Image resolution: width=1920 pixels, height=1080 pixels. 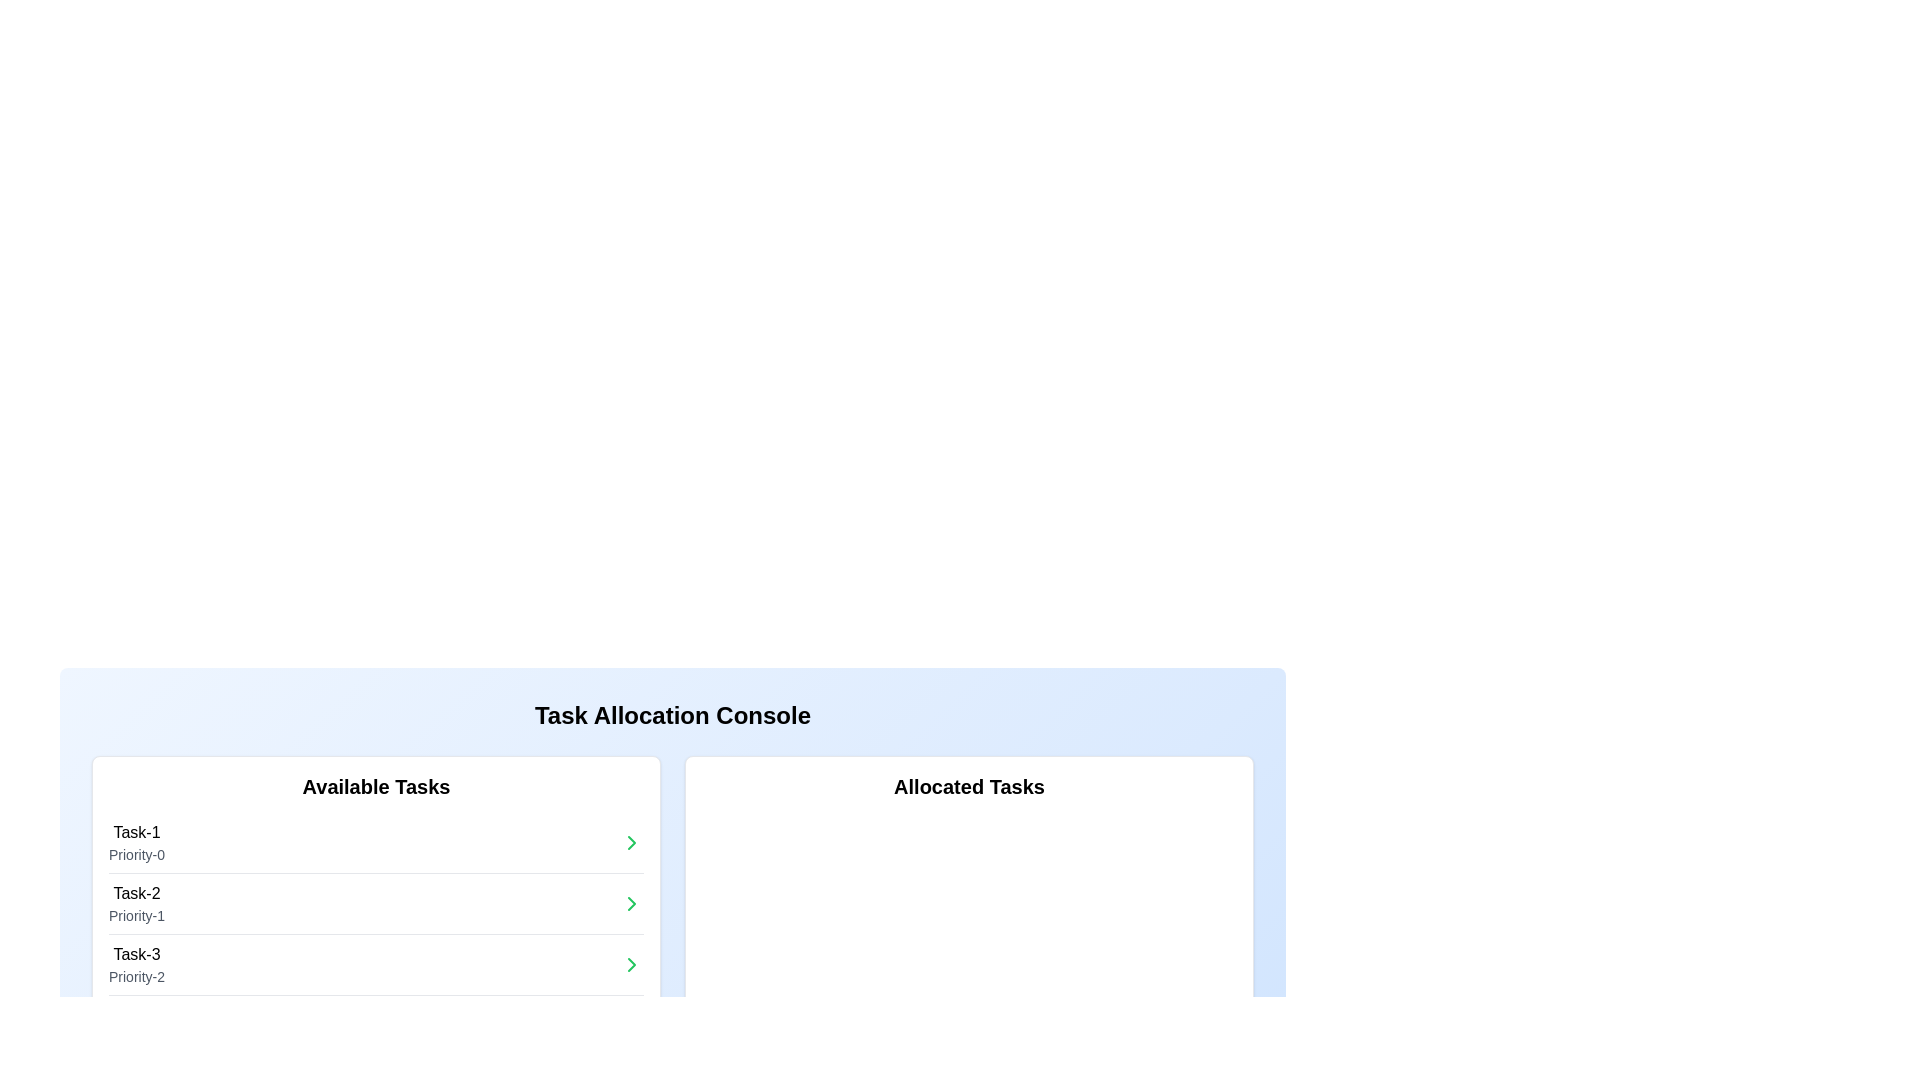 I want to click on the Text Label displaying 'Task-2' and 'Priority-1' in the second row of the 'Available Tasks' section, so click(x=136, y=903).